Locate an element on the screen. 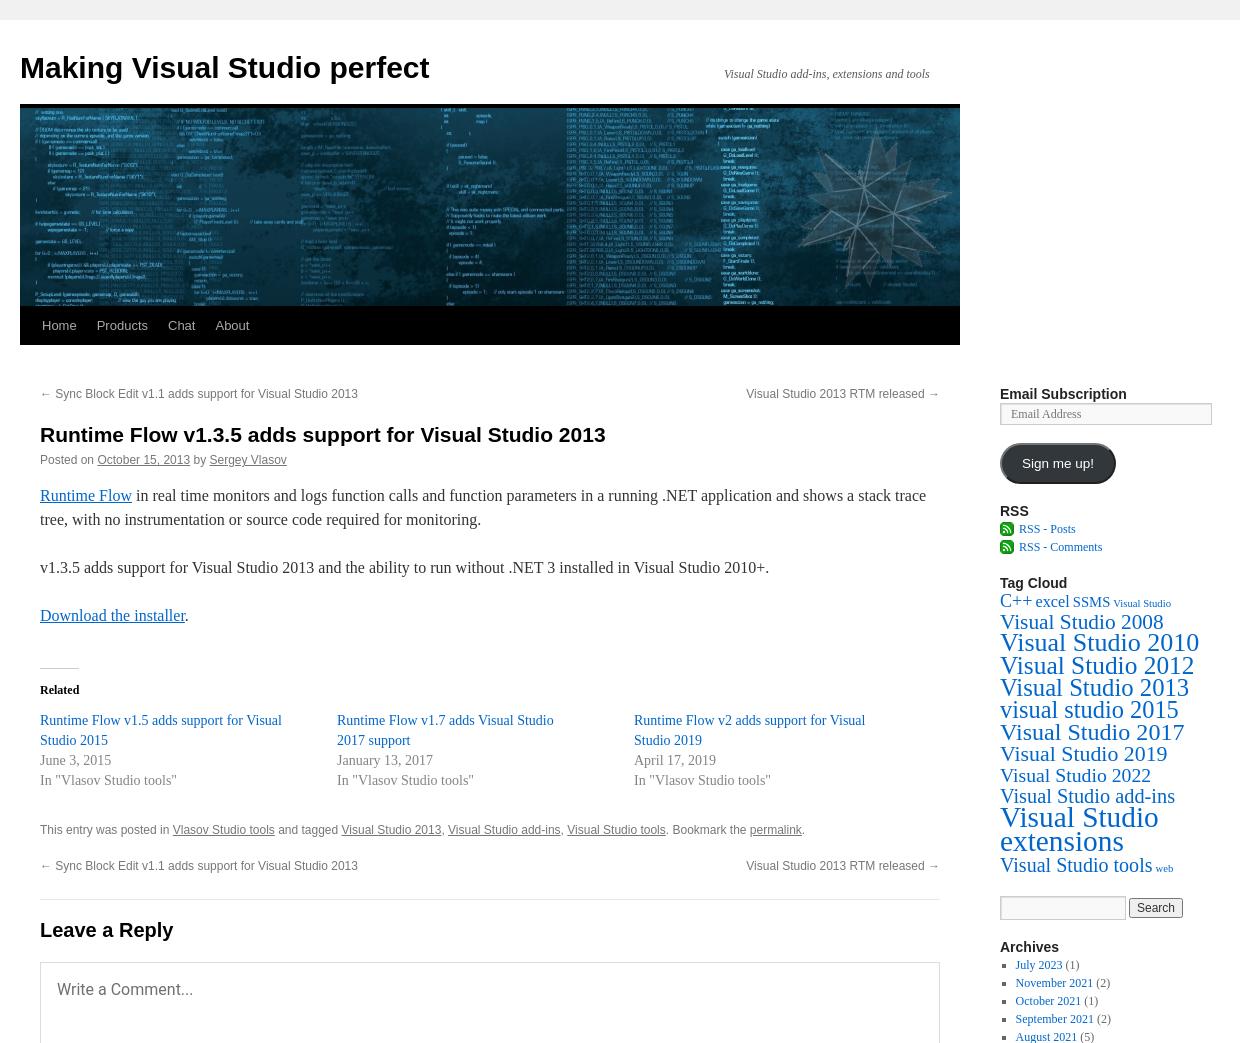 The image size is (1240, 1043). 'Runtime Flow v1.3.5 adds support for Visual Studio 2013' is located at coordinates (321, 434).